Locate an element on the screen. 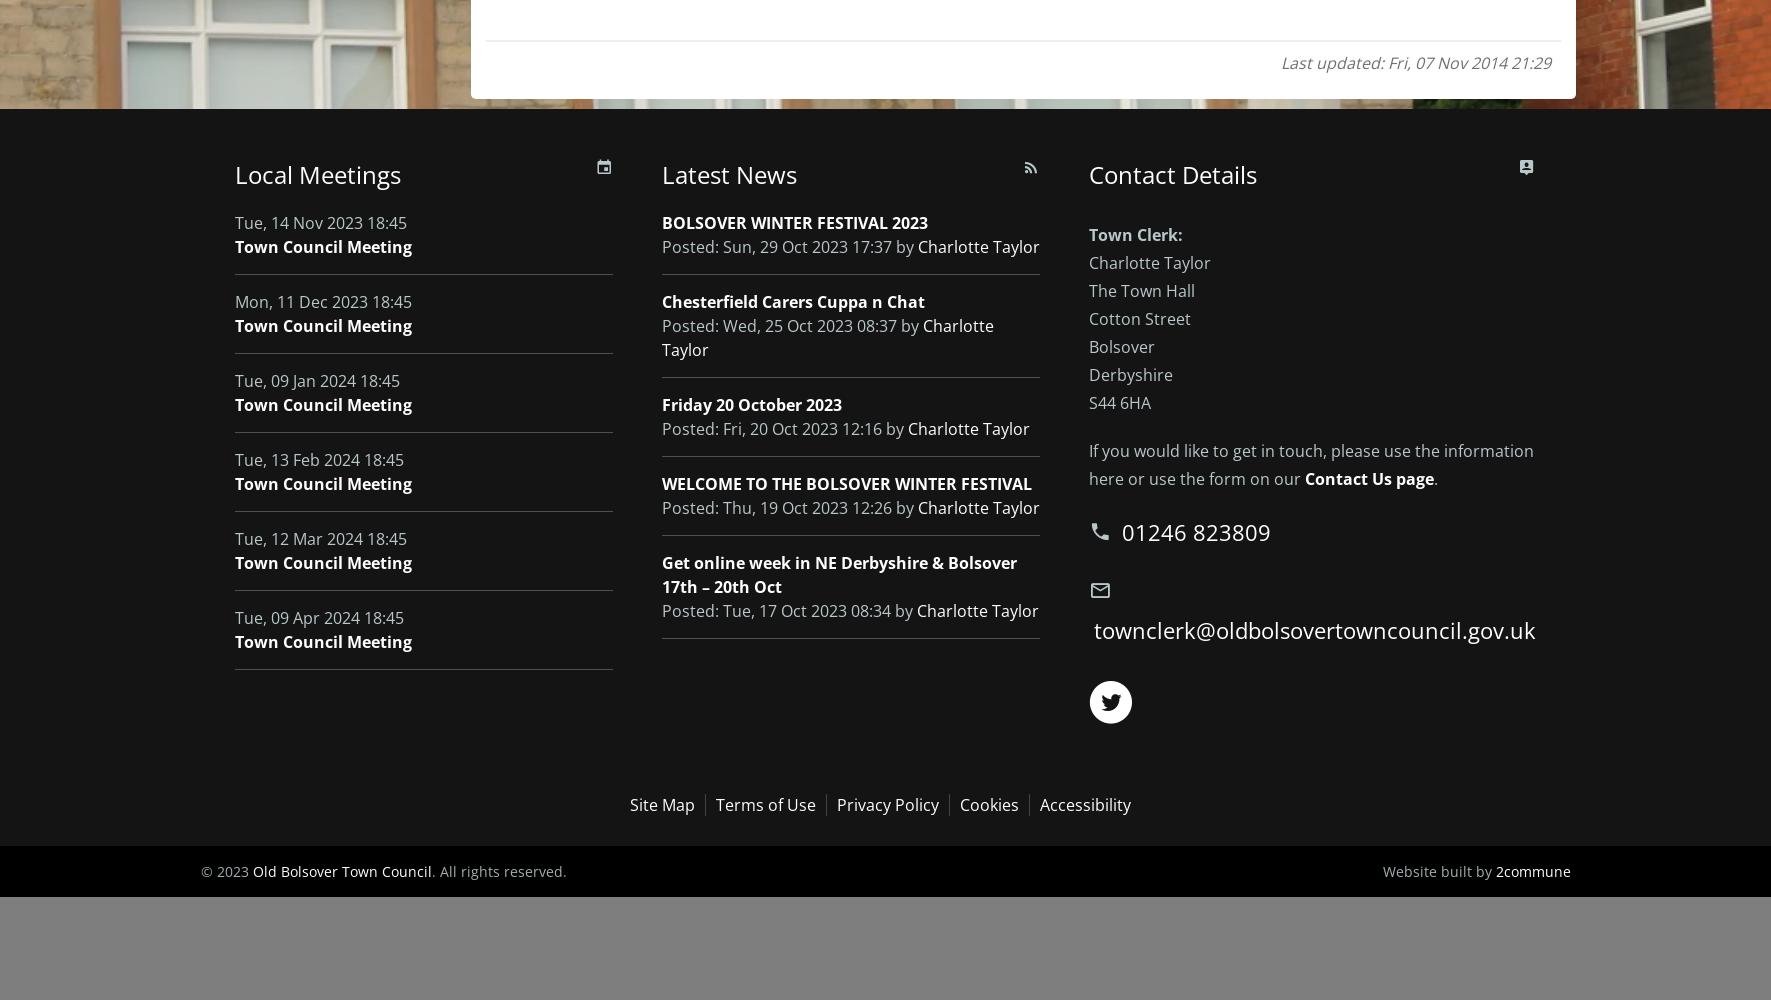  'Site Map' is located at coordinates (662, 804).